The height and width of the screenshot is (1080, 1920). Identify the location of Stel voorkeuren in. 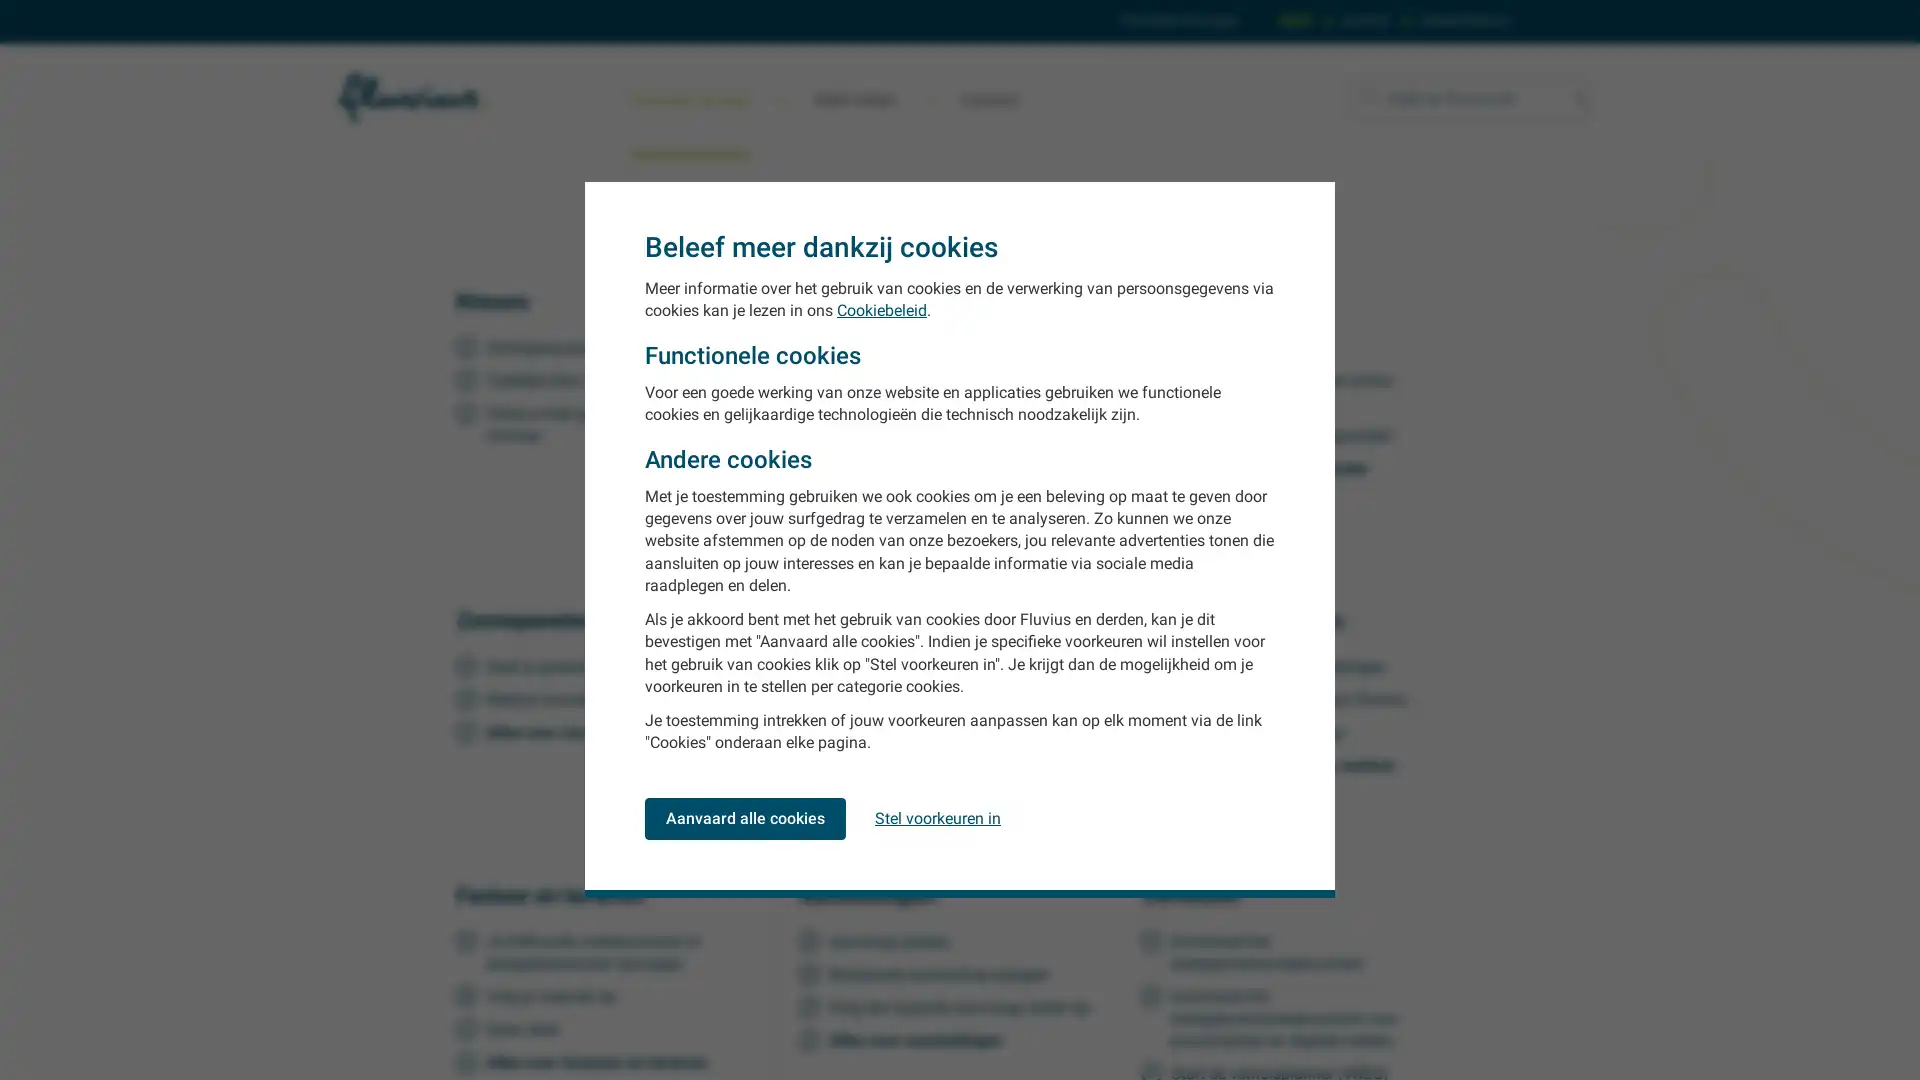
(936, 818).